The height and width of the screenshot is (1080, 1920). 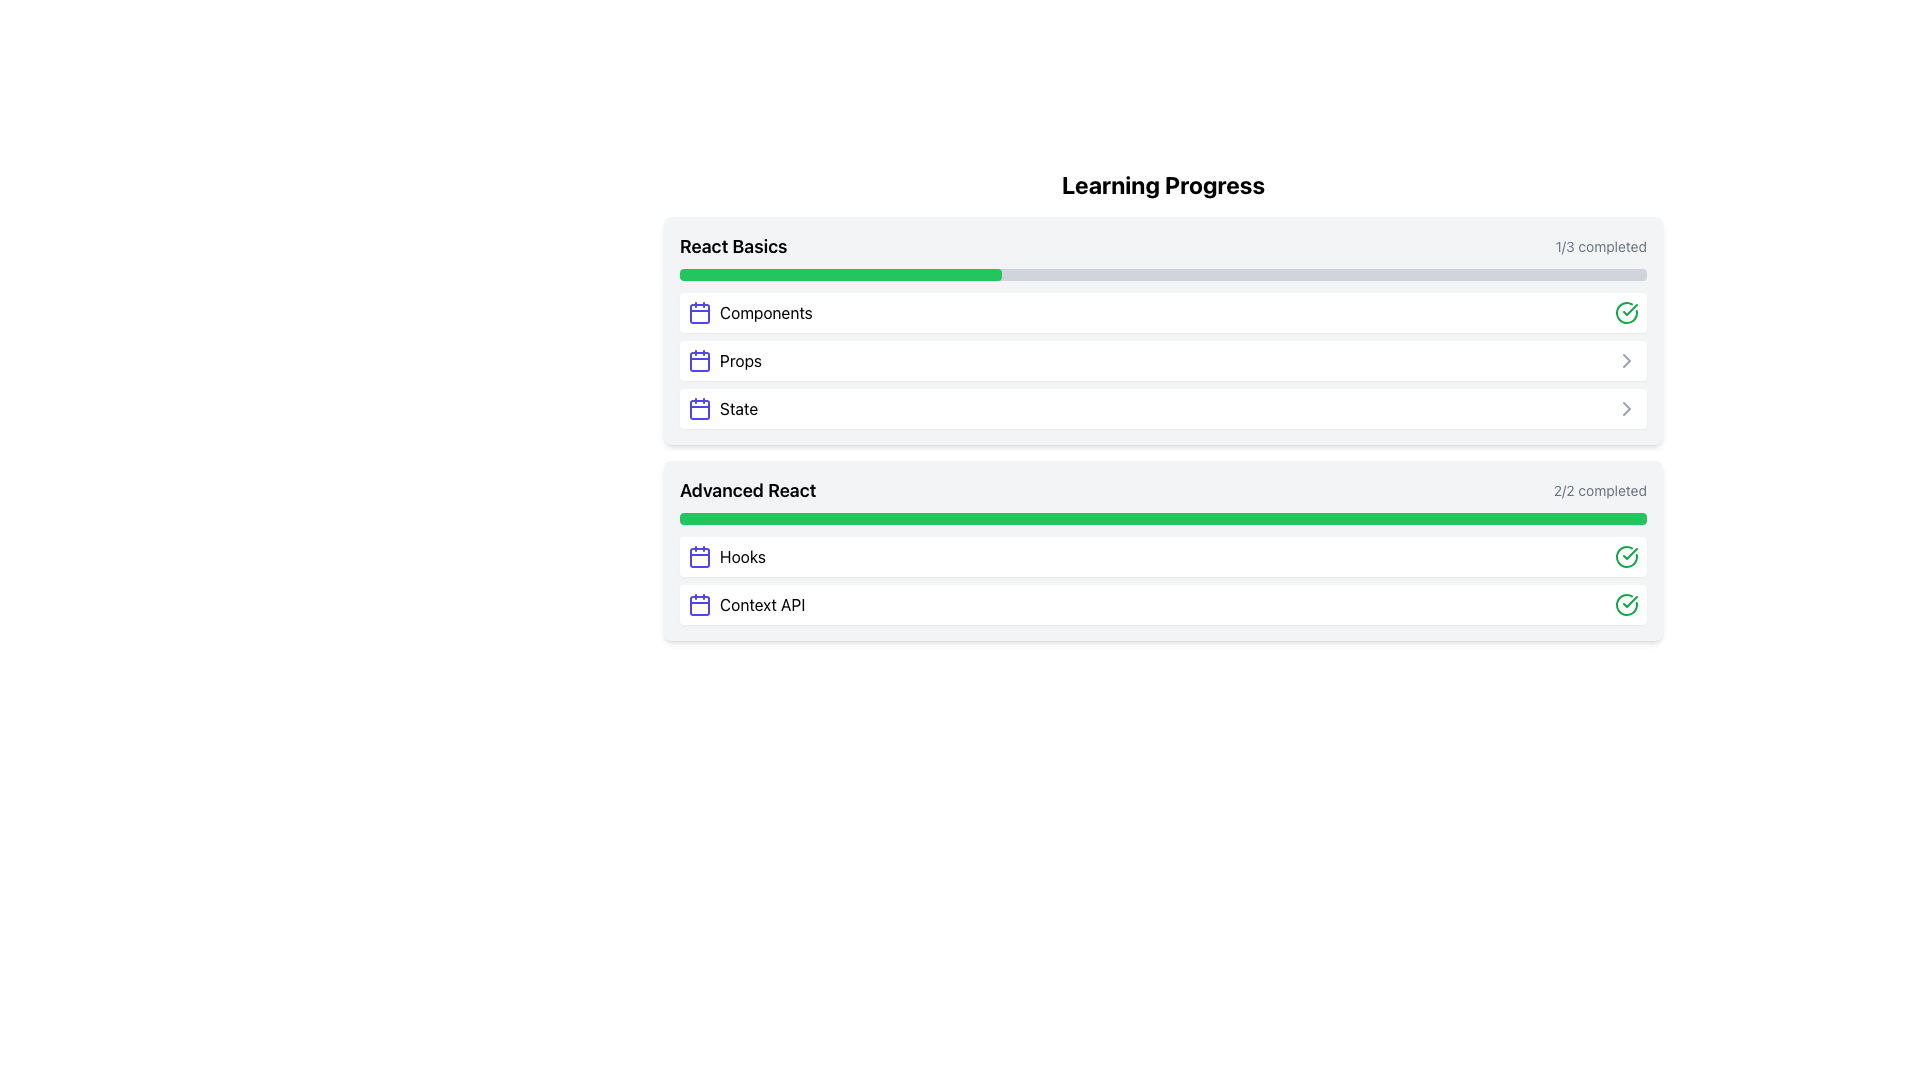 I want to click on the completed learning topic list item titled 'Context API' in the 'Advanced React' section, so click(x=1163, y=604).